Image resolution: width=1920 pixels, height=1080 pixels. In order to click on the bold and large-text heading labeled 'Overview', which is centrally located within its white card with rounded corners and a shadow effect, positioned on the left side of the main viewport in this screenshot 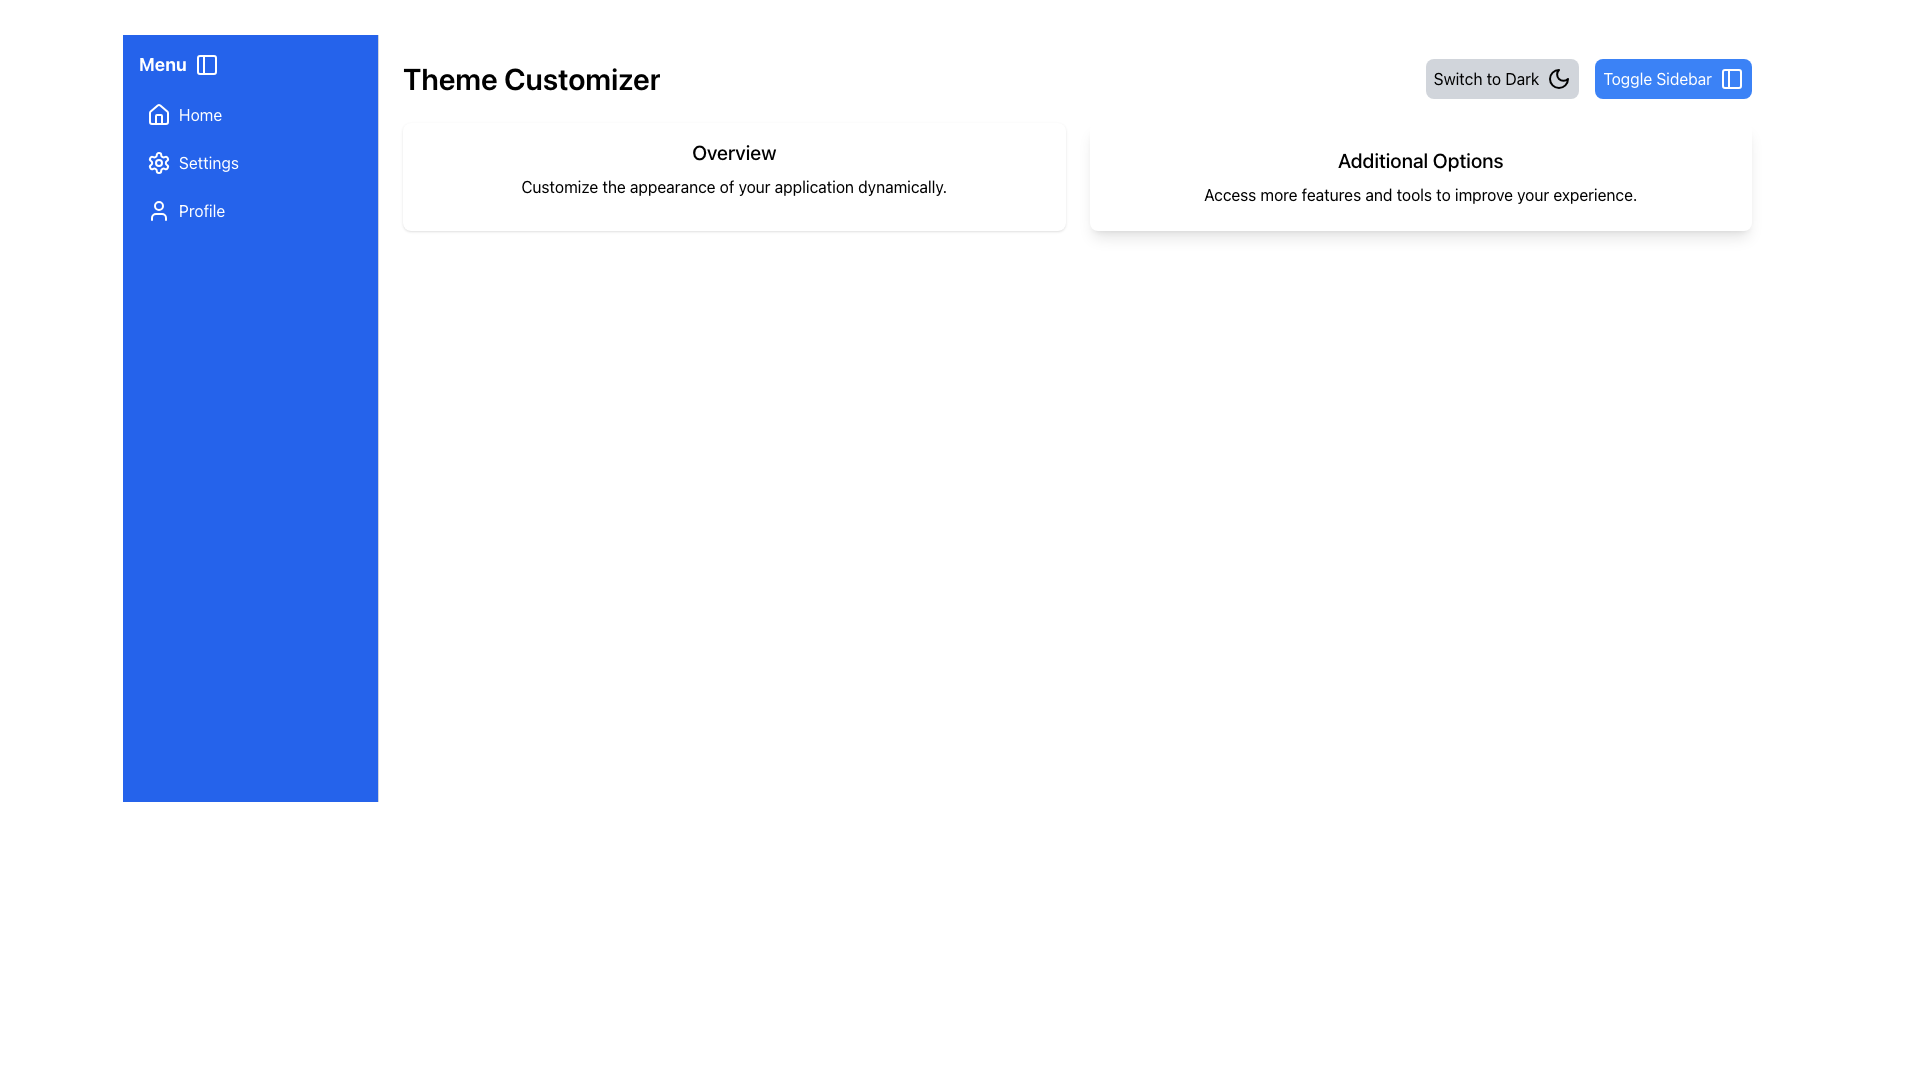, I will do `click(733, 152)`.